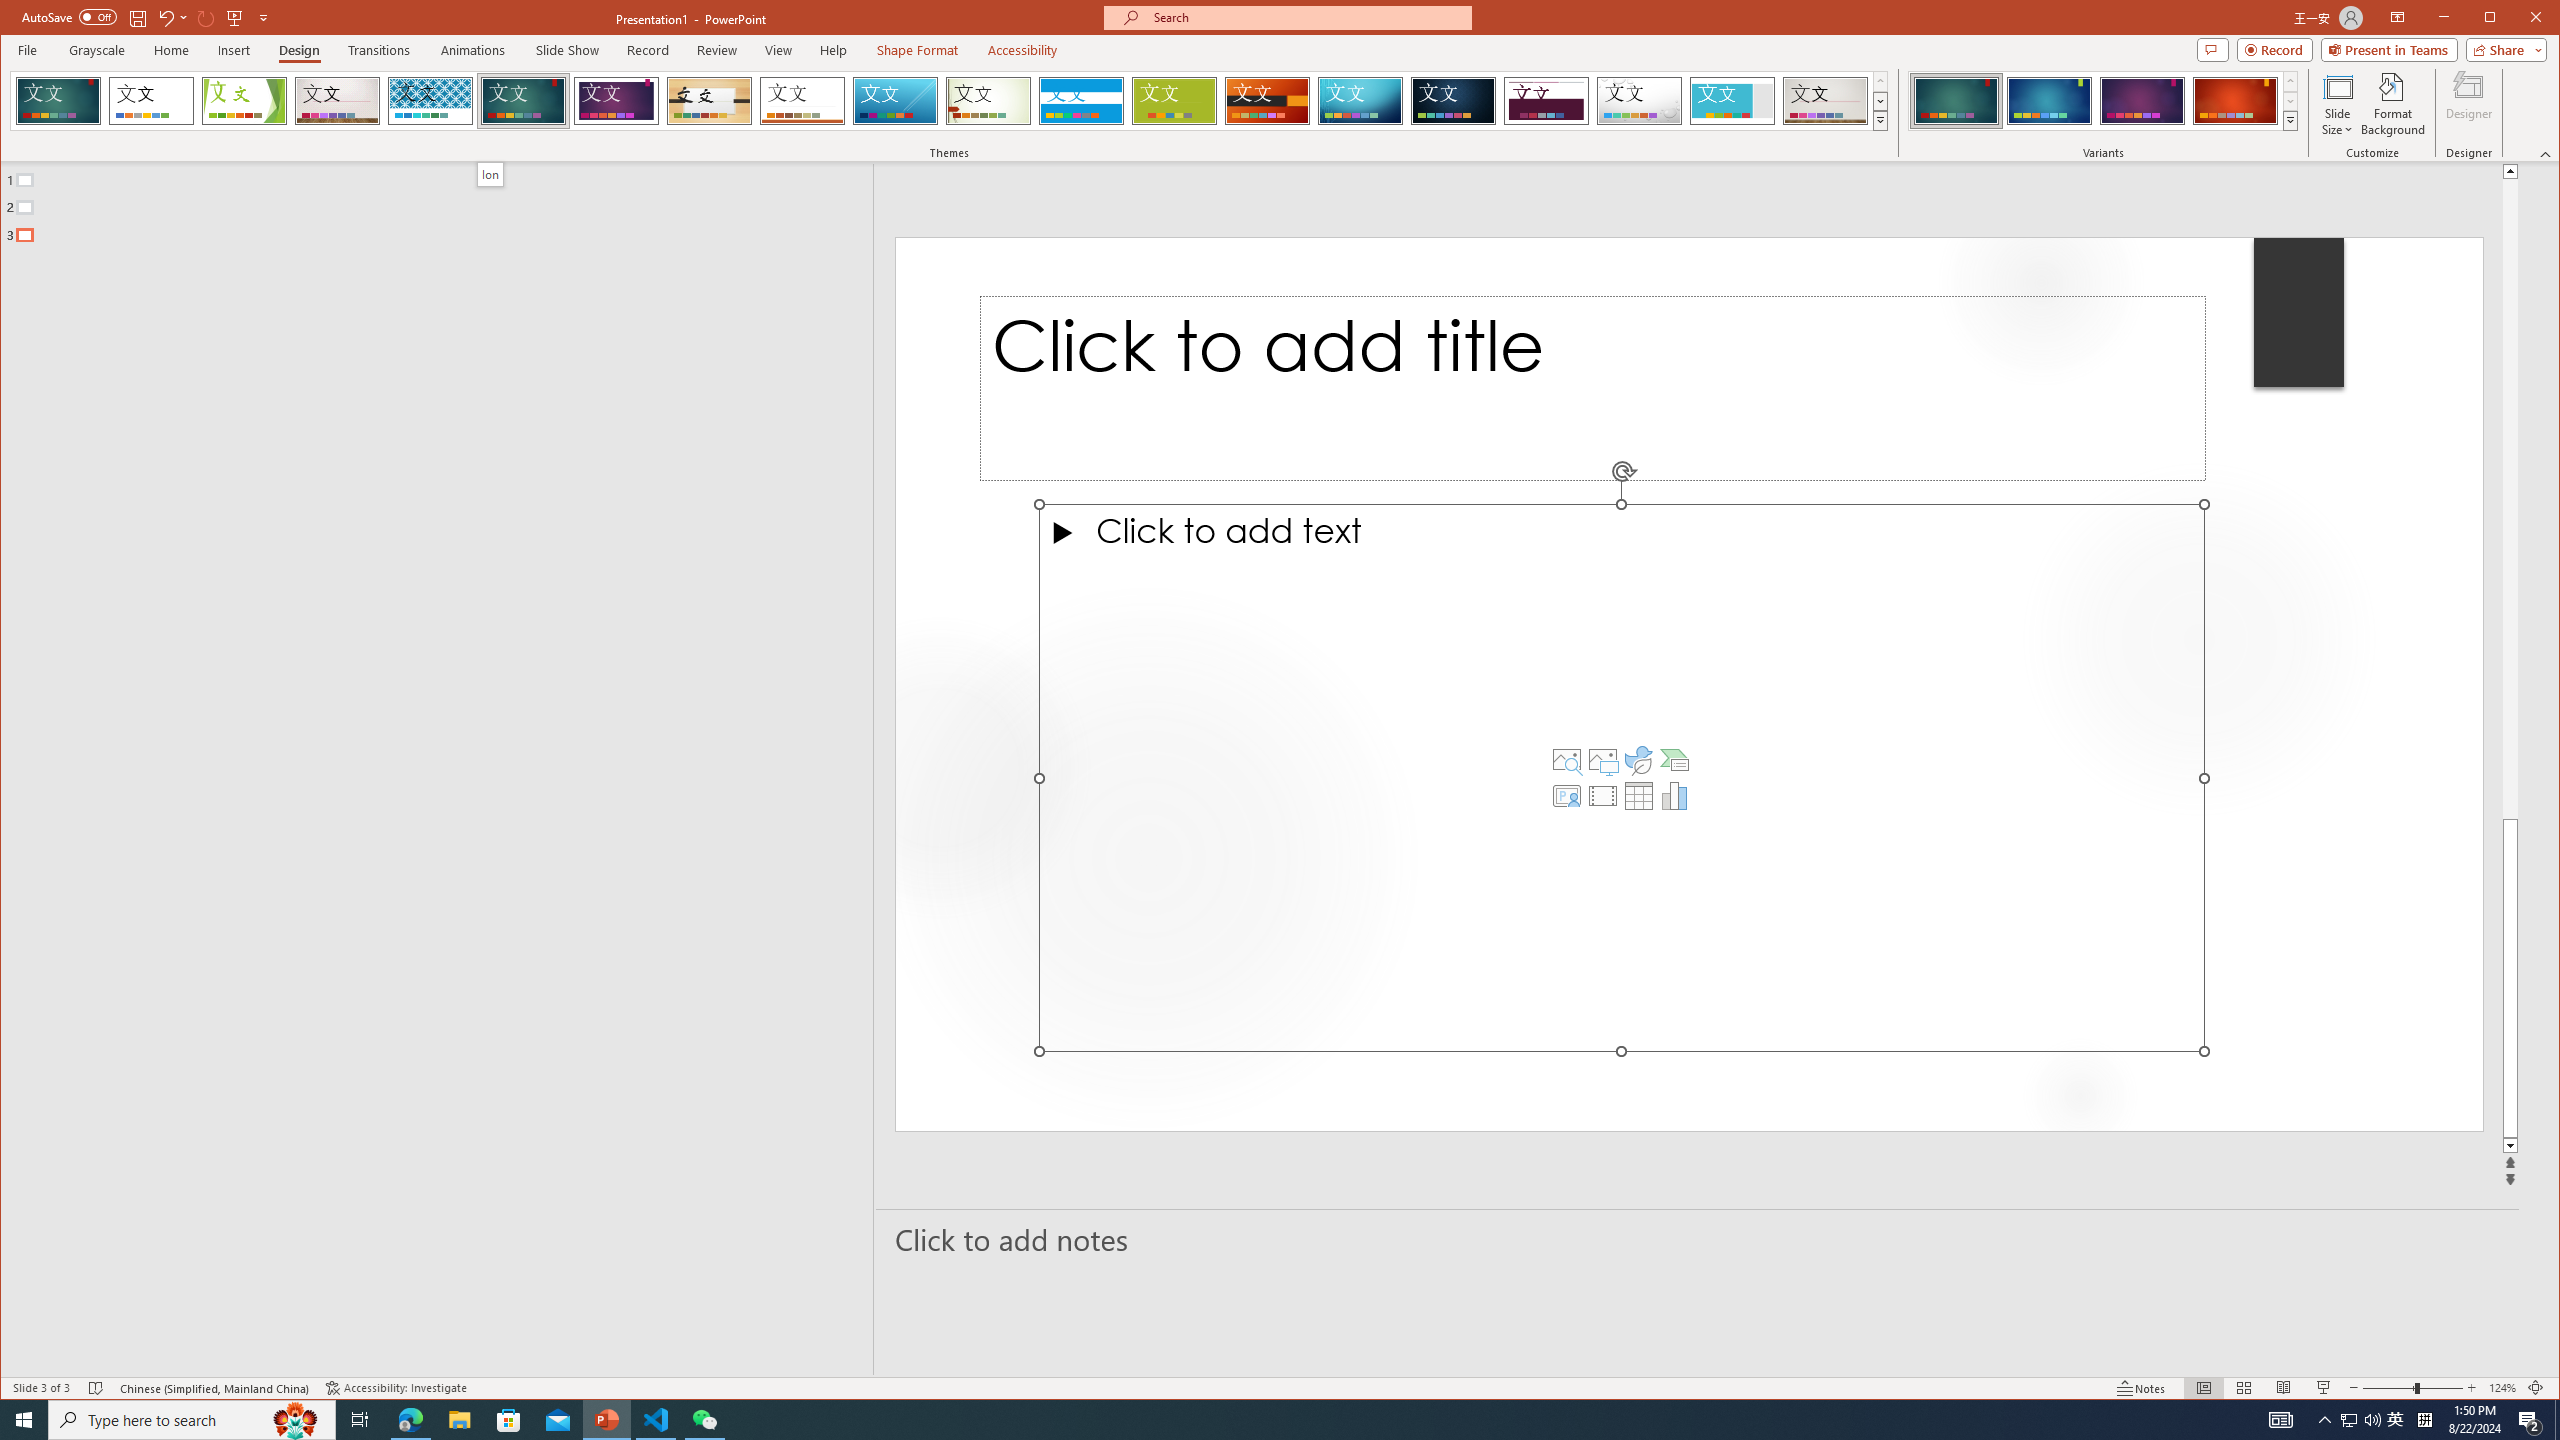  I want to click on 'Variants', so click(2290, 119).